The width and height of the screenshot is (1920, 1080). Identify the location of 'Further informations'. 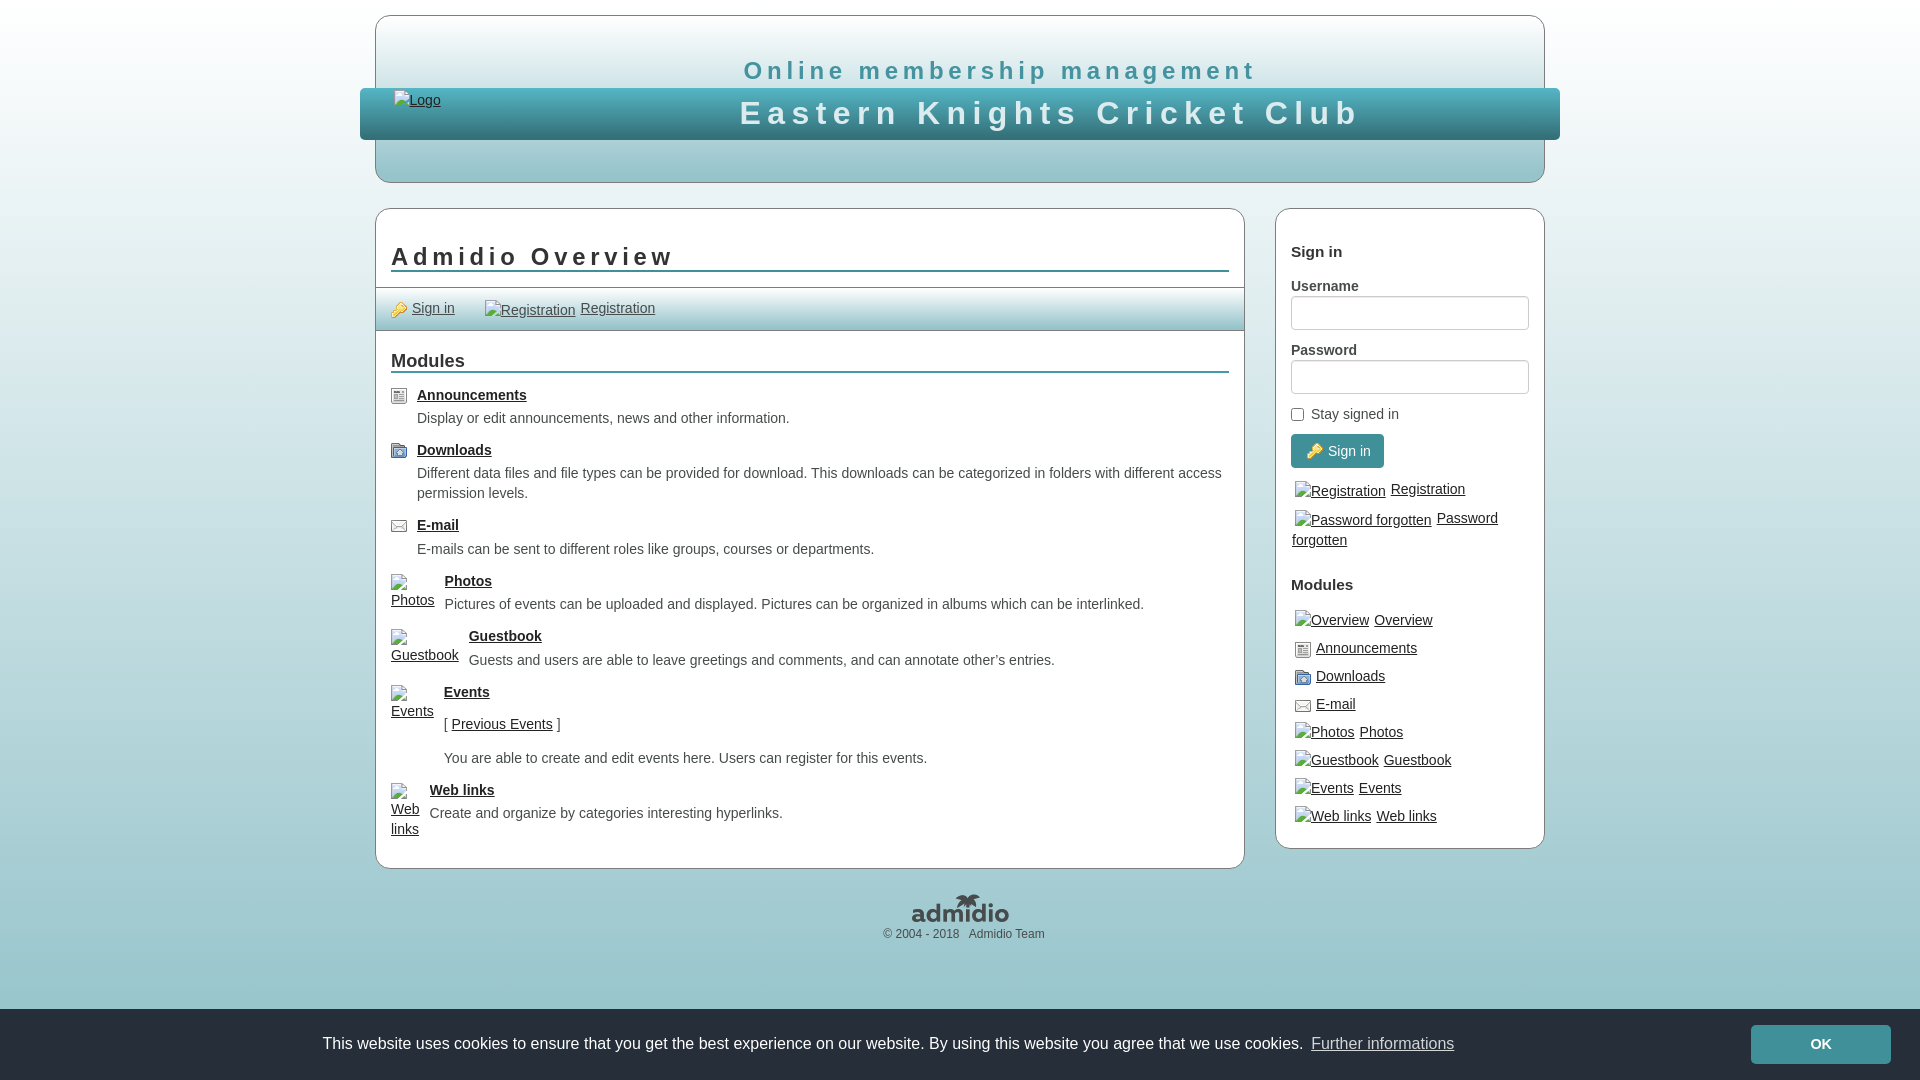
(1381, 1043).